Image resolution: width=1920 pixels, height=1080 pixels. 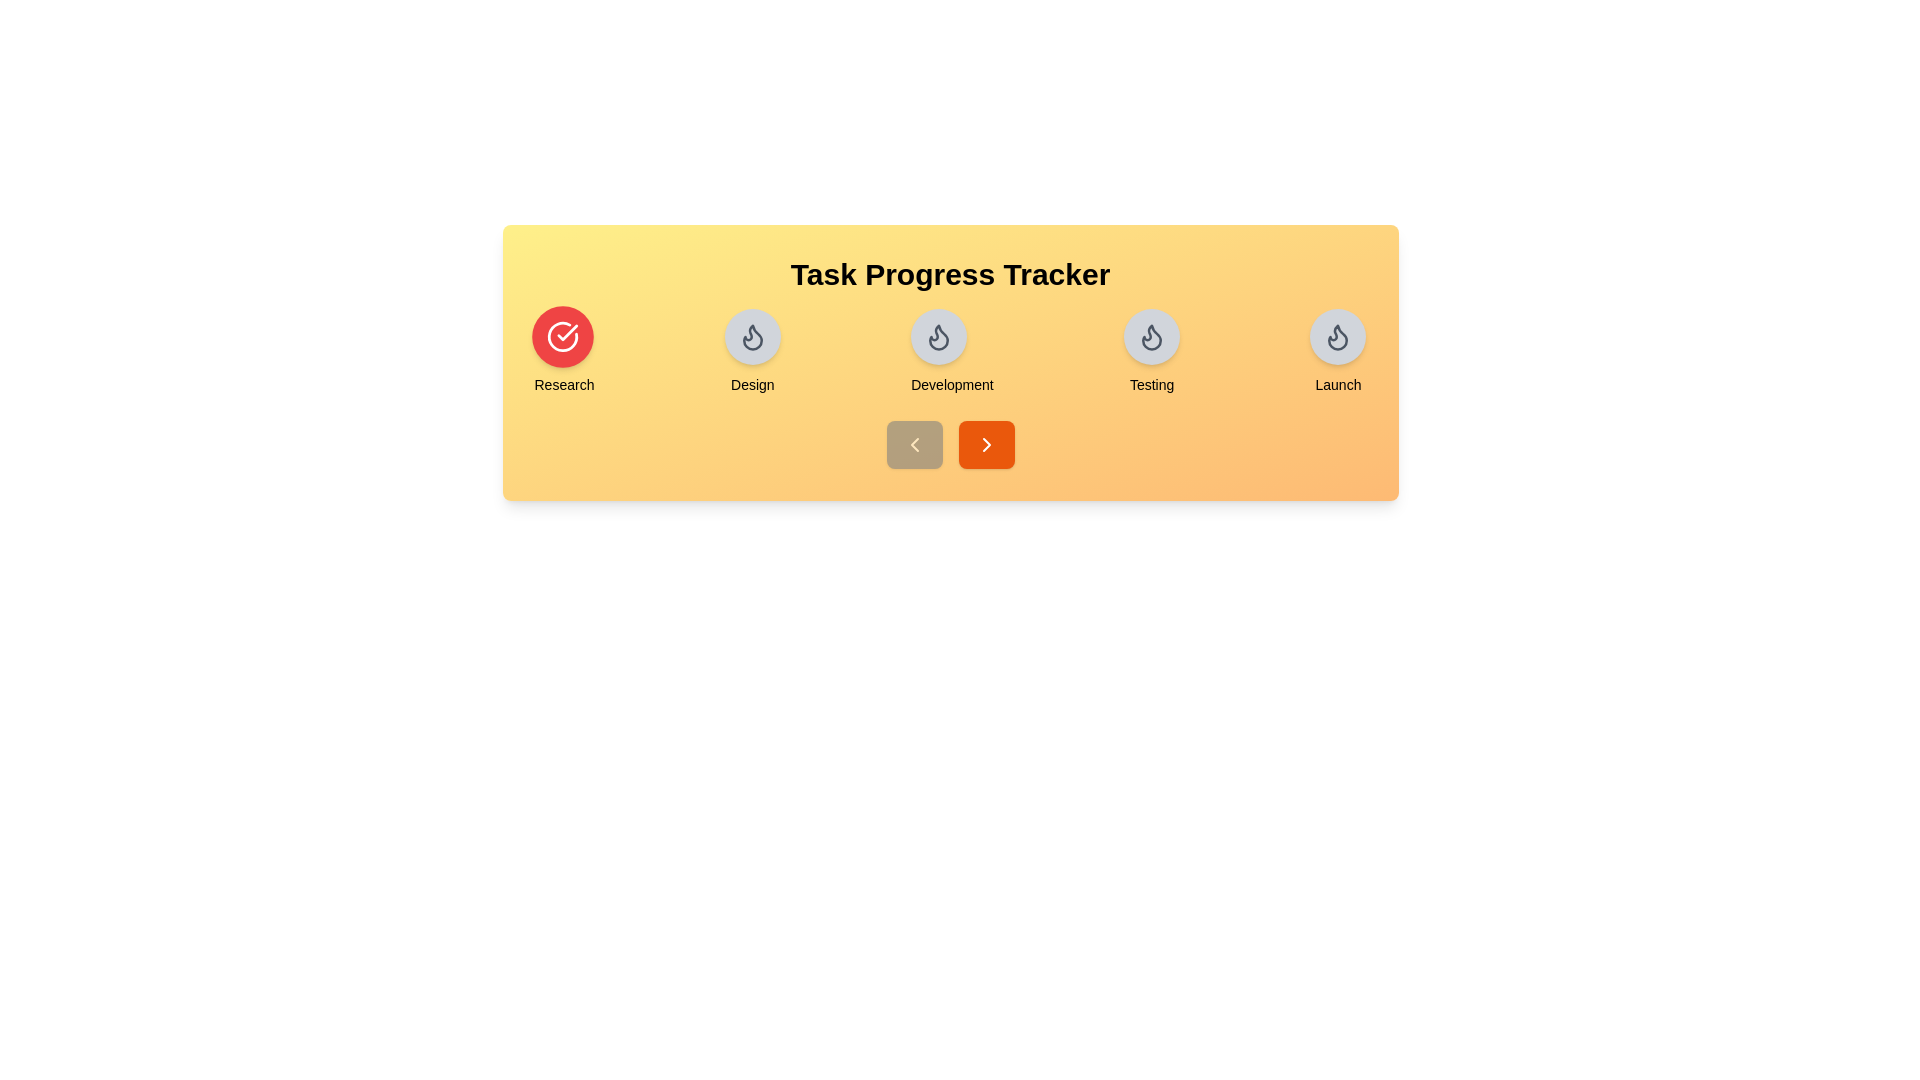 What do you see at coordinates (951, 352) in the screenshot?
I see `the 'Development' stage icon in the Task Progress Tracker` at bounding box center [951, 352].